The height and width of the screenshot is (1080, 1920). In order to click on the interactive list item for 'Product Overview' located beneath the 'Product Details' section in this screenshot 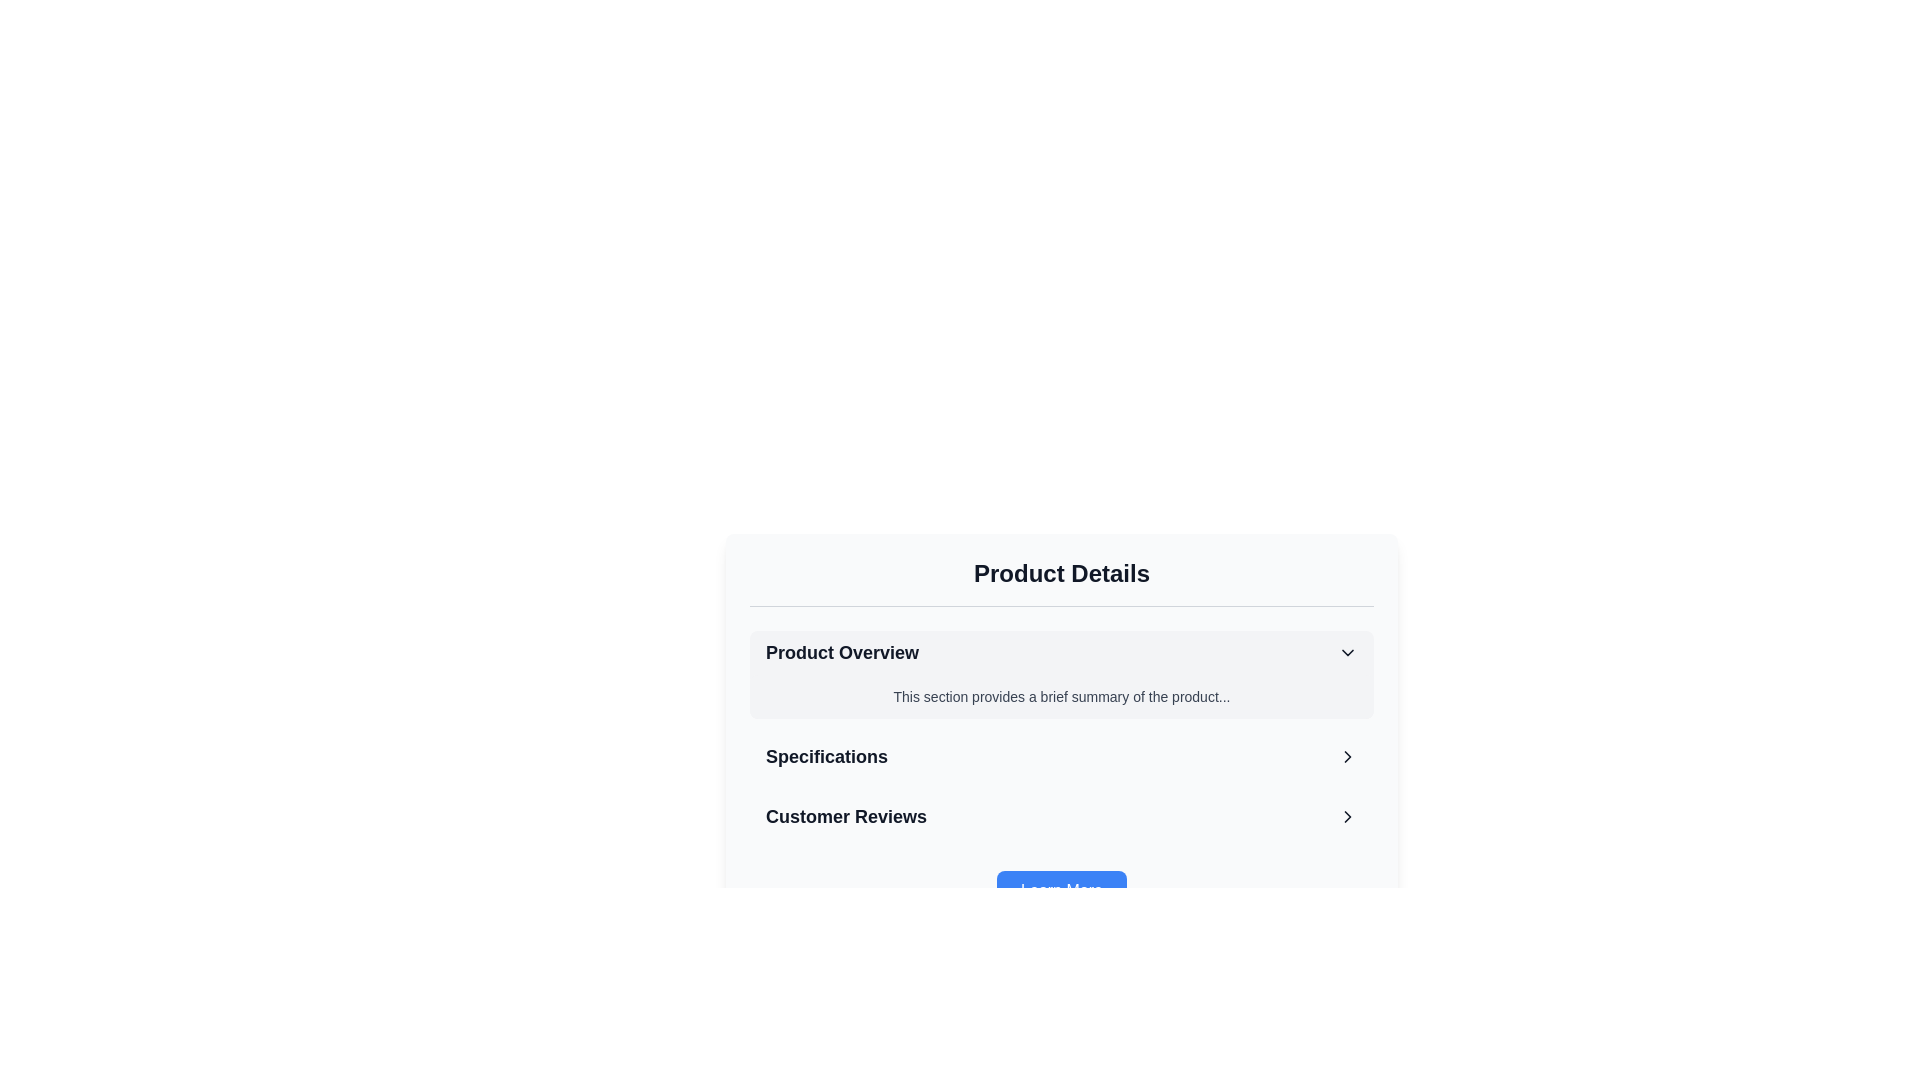, I will do `click(1060, 652)`.